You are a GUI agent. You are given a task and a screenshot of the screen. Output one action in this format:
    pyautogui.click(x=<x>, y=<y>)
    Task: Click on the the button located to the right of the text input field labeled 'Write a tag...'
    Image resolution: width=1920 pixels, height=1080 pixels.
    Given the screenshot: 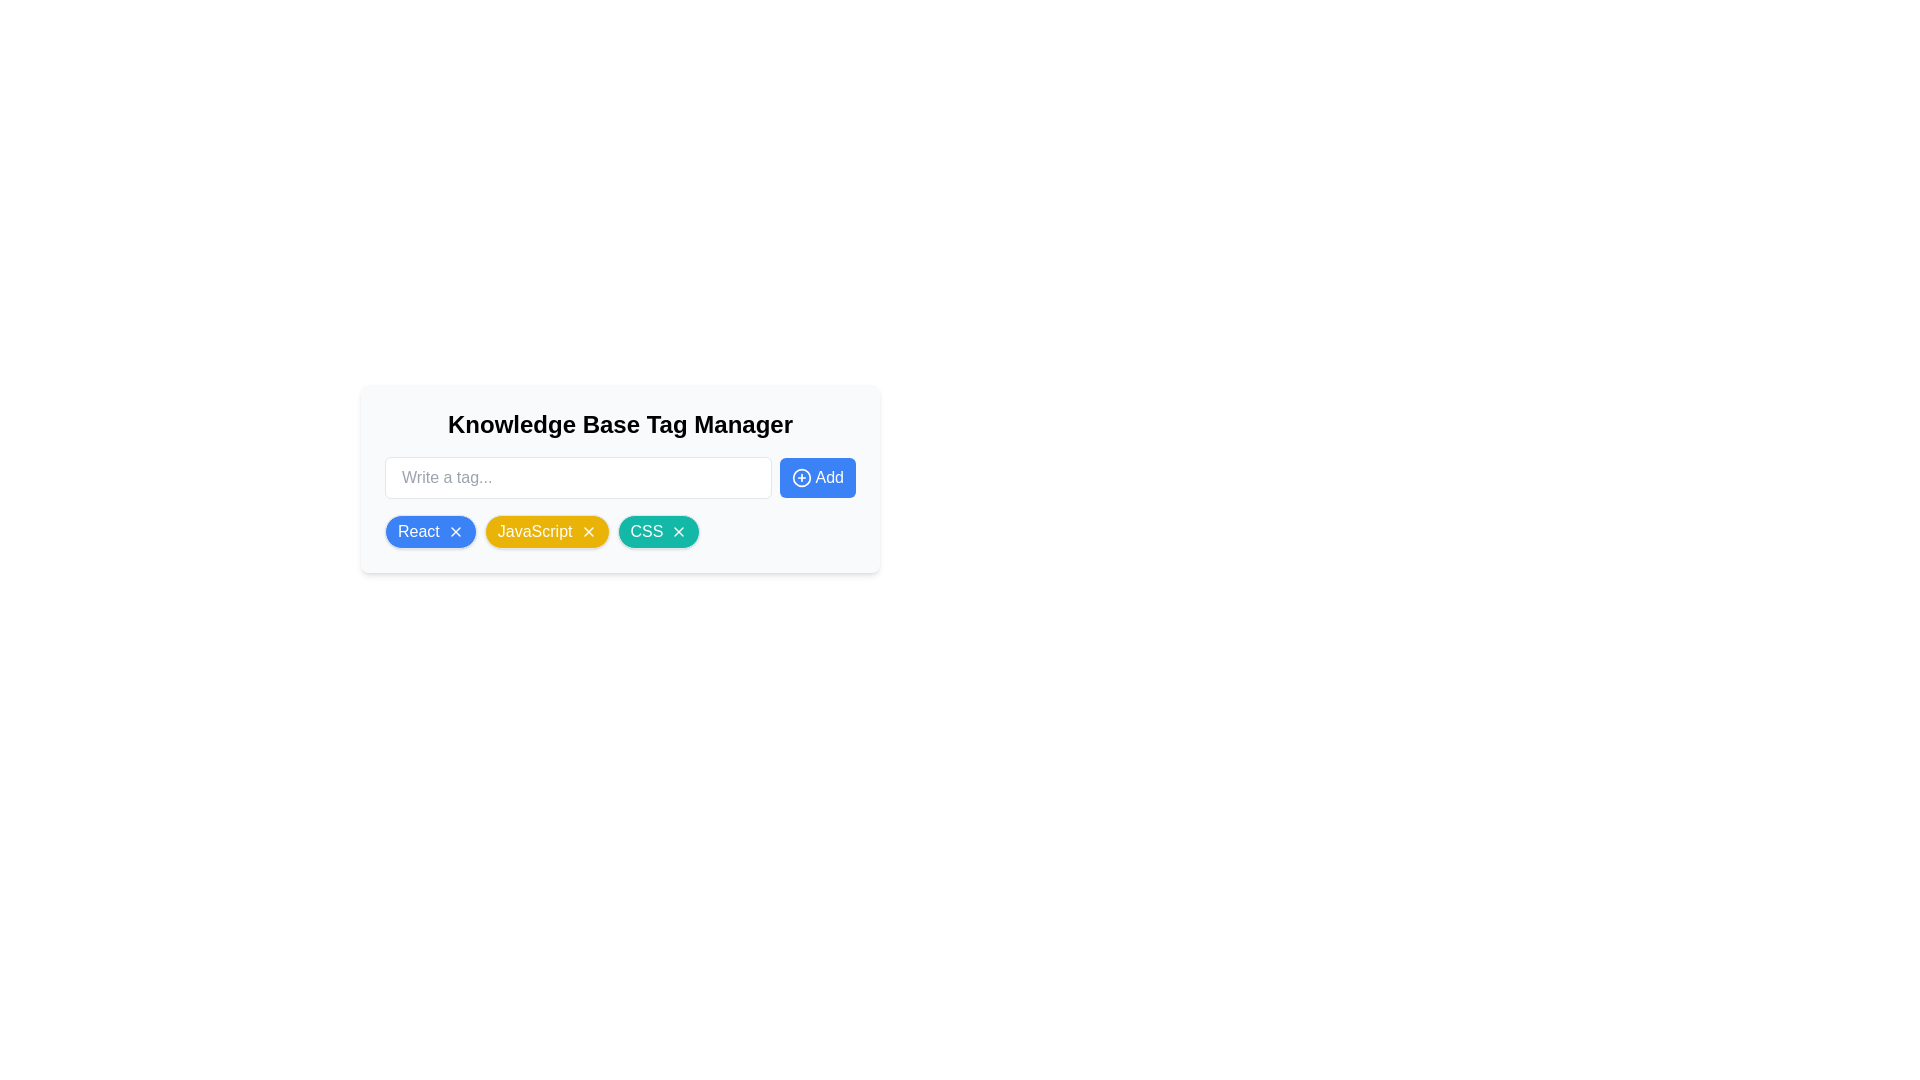 What is the action you would take?
    pyautogui.click(x=817, y=478)
    